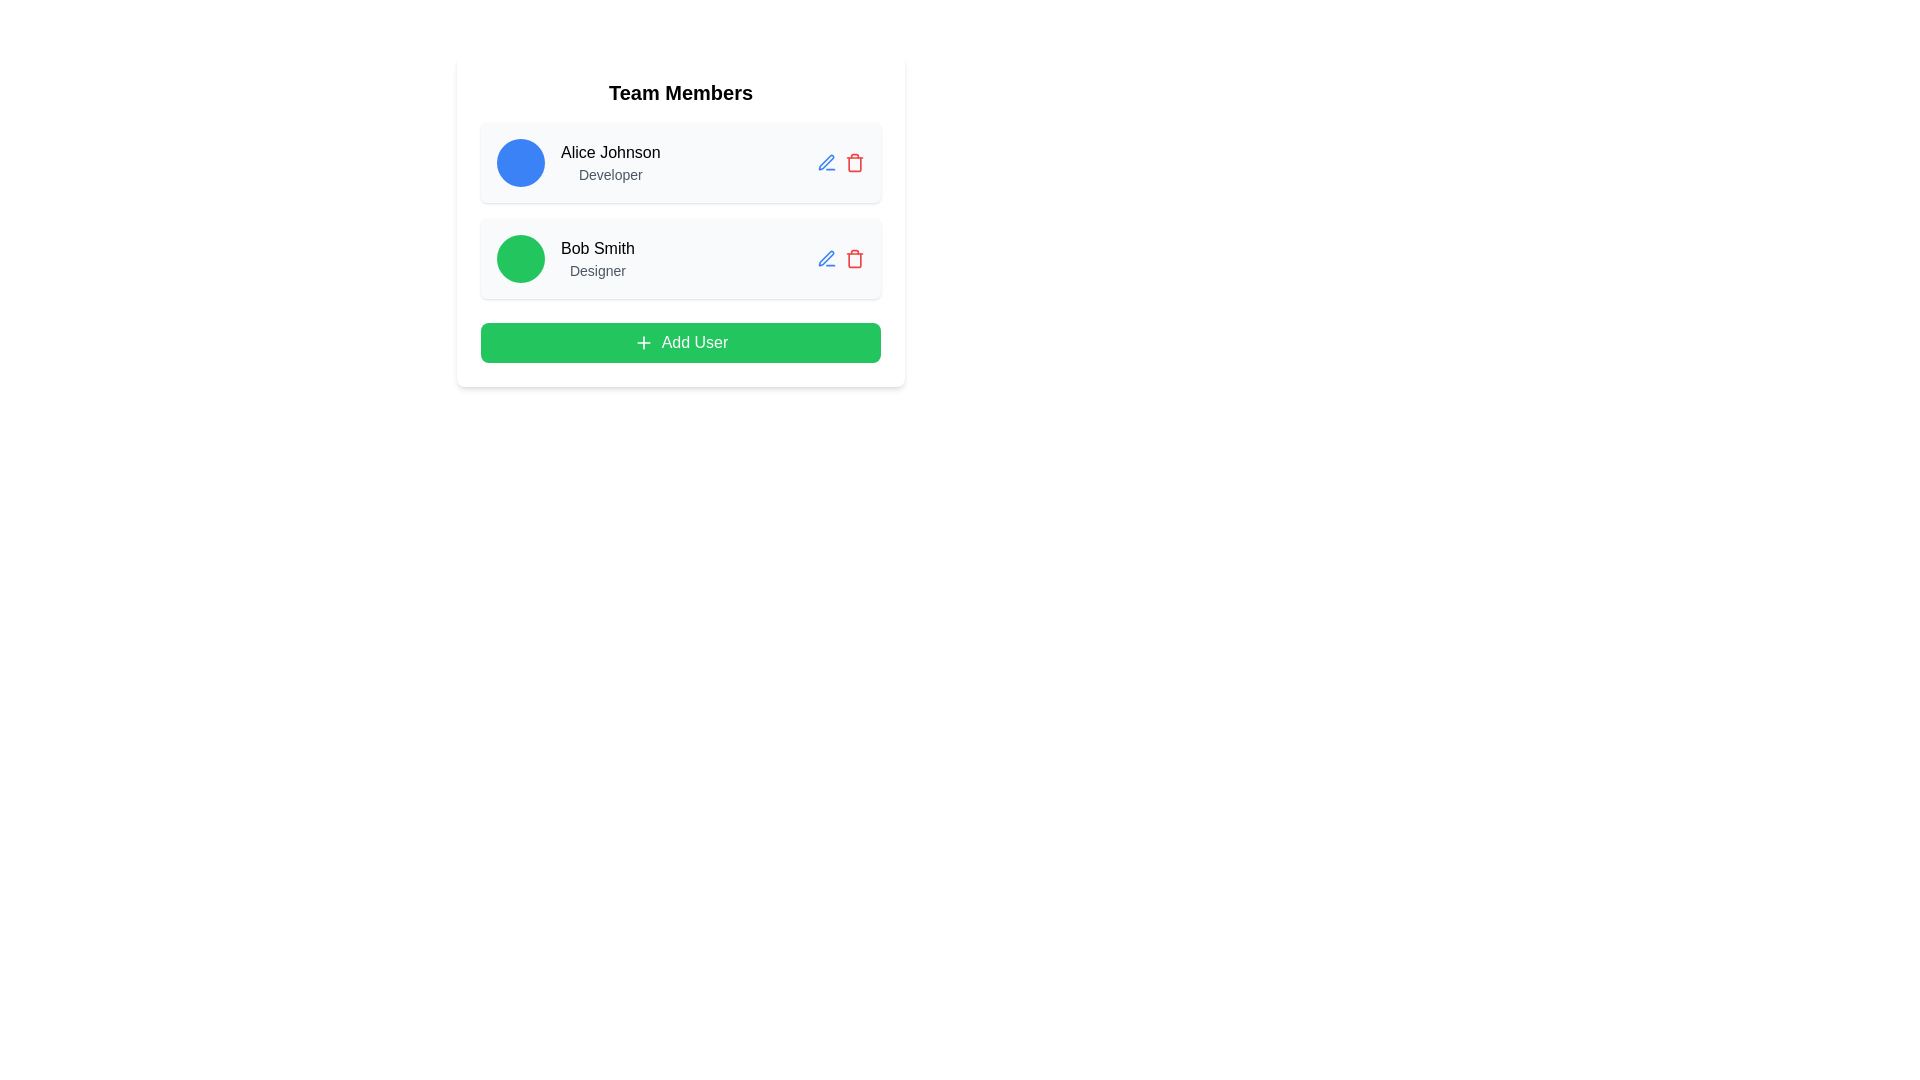 Image resolution: width=1920 pixels, height=1080 pixels. I want to click on the Card-like user information display for team member Alice Johnson, so click(681, 161).